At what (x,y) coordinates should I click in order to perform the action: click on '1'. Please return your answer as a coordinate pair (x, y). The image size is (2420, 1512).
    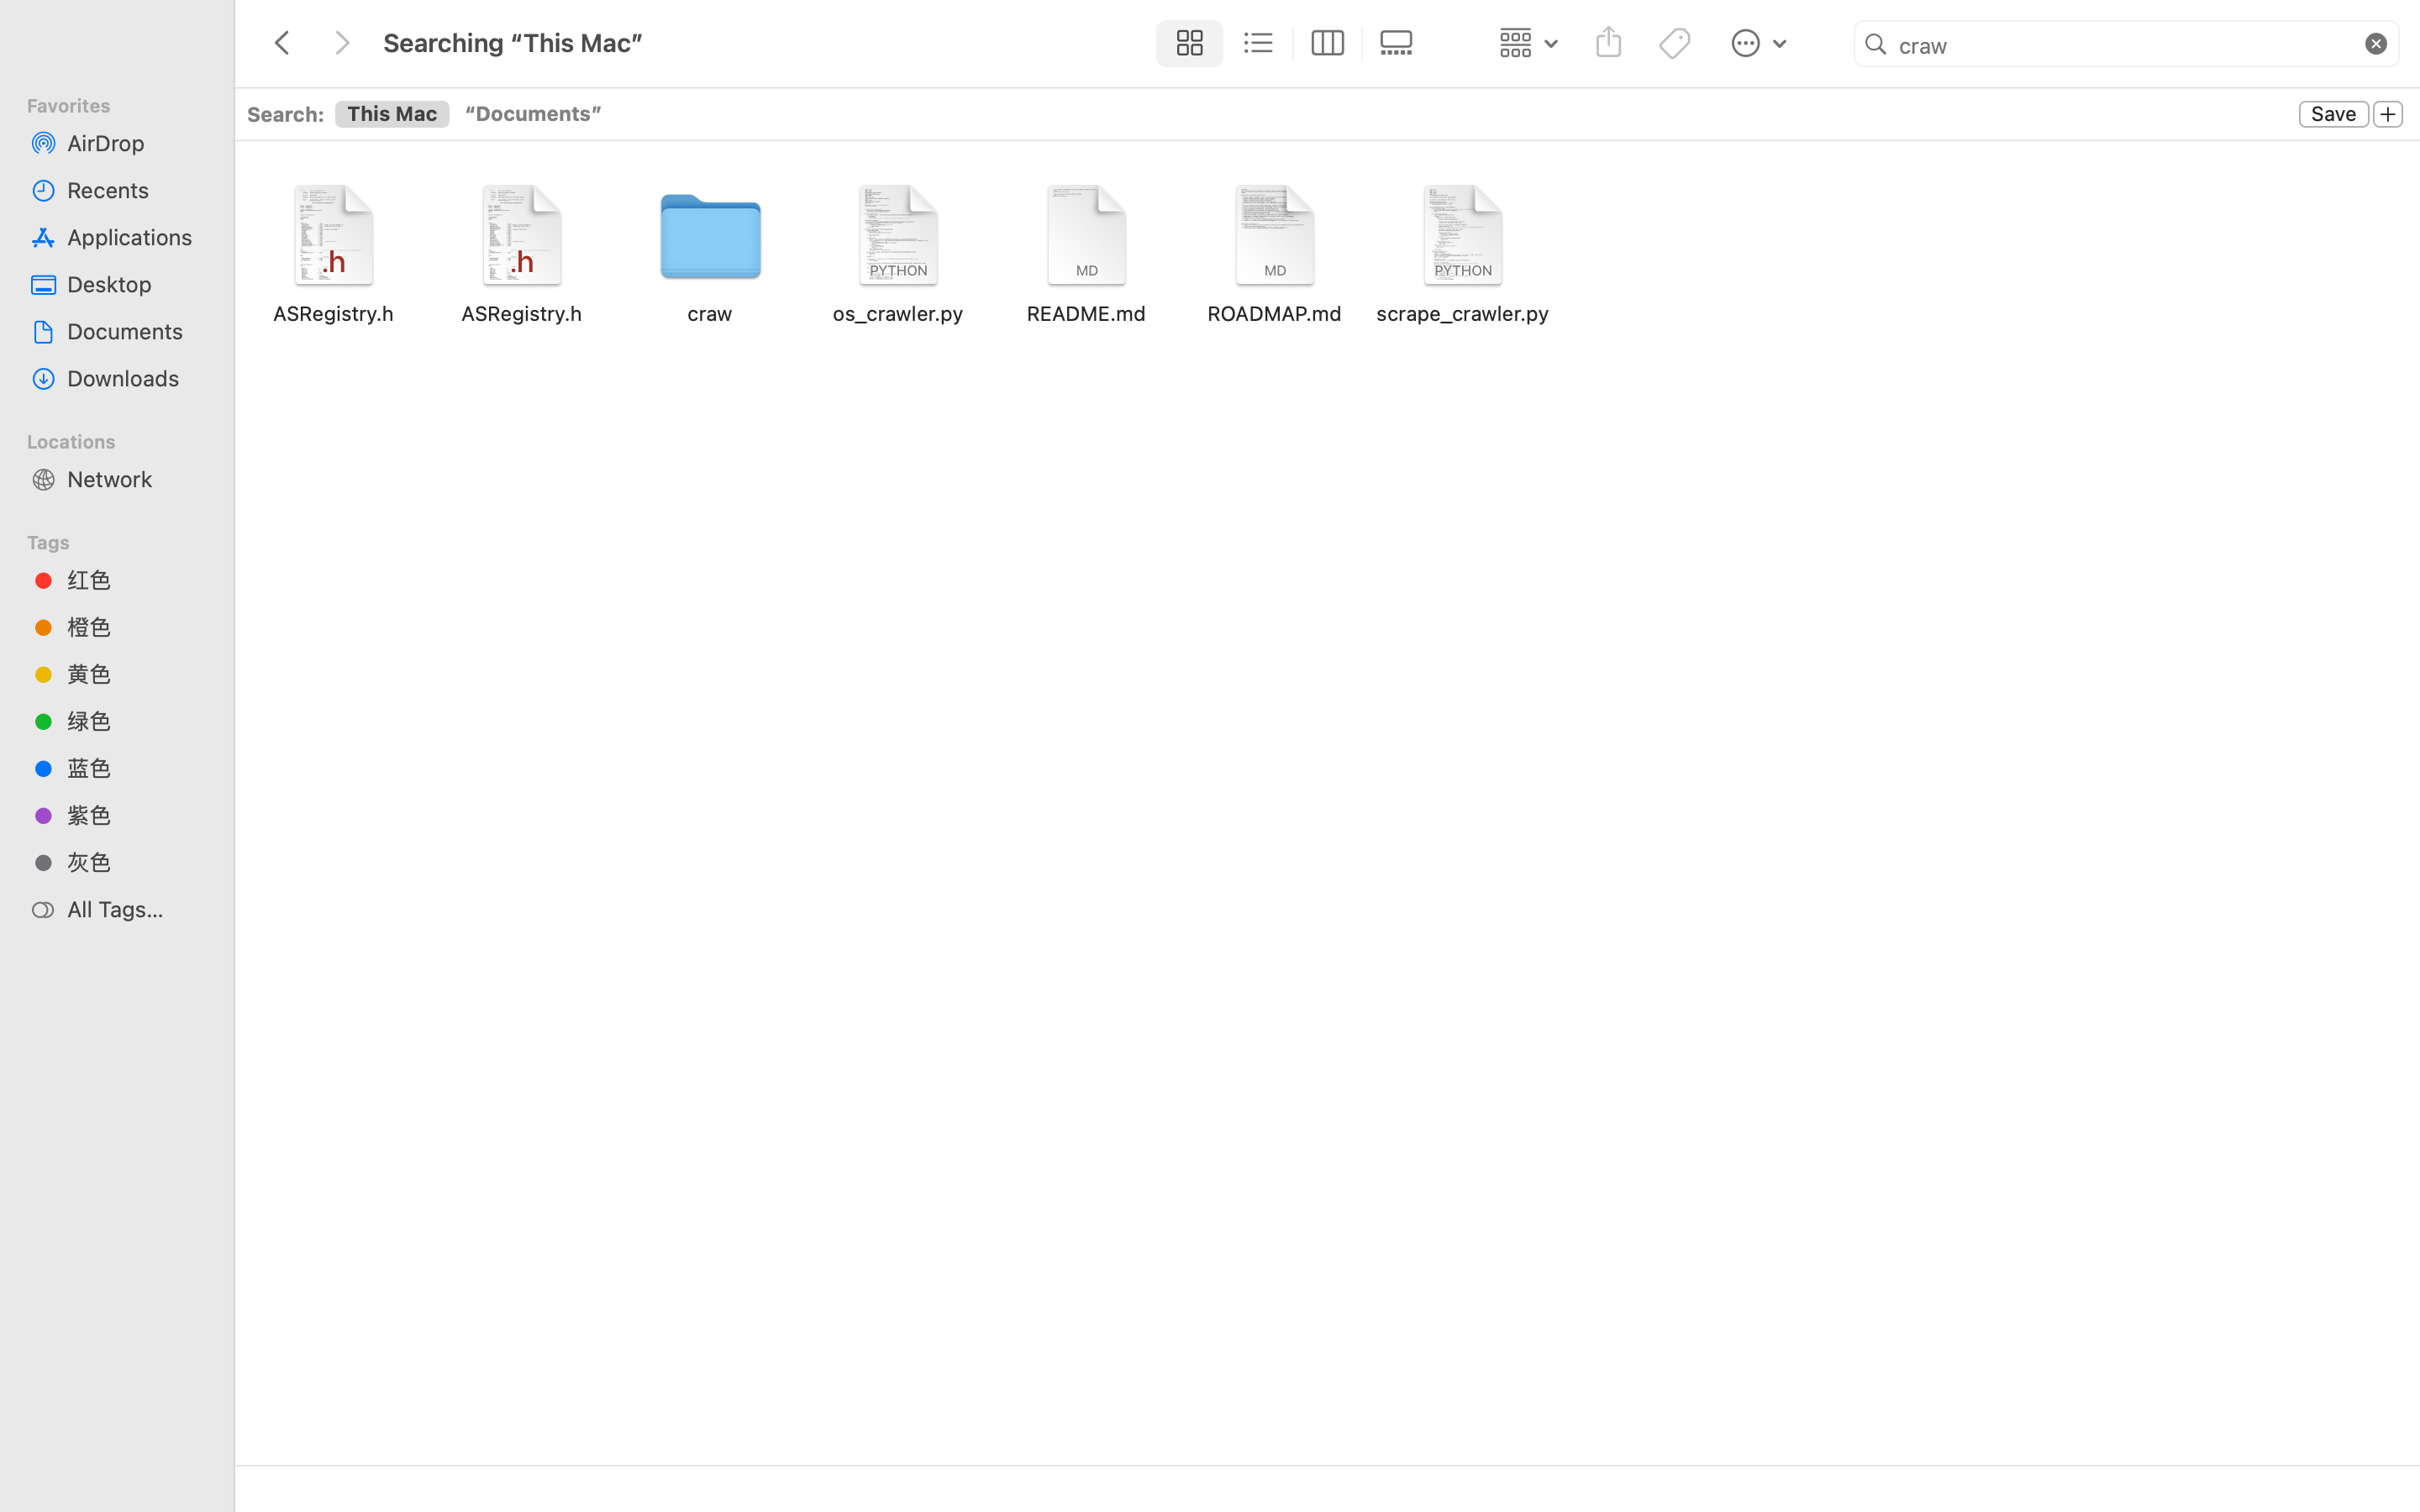
    Looking at the image, I should click on (1185, 44).